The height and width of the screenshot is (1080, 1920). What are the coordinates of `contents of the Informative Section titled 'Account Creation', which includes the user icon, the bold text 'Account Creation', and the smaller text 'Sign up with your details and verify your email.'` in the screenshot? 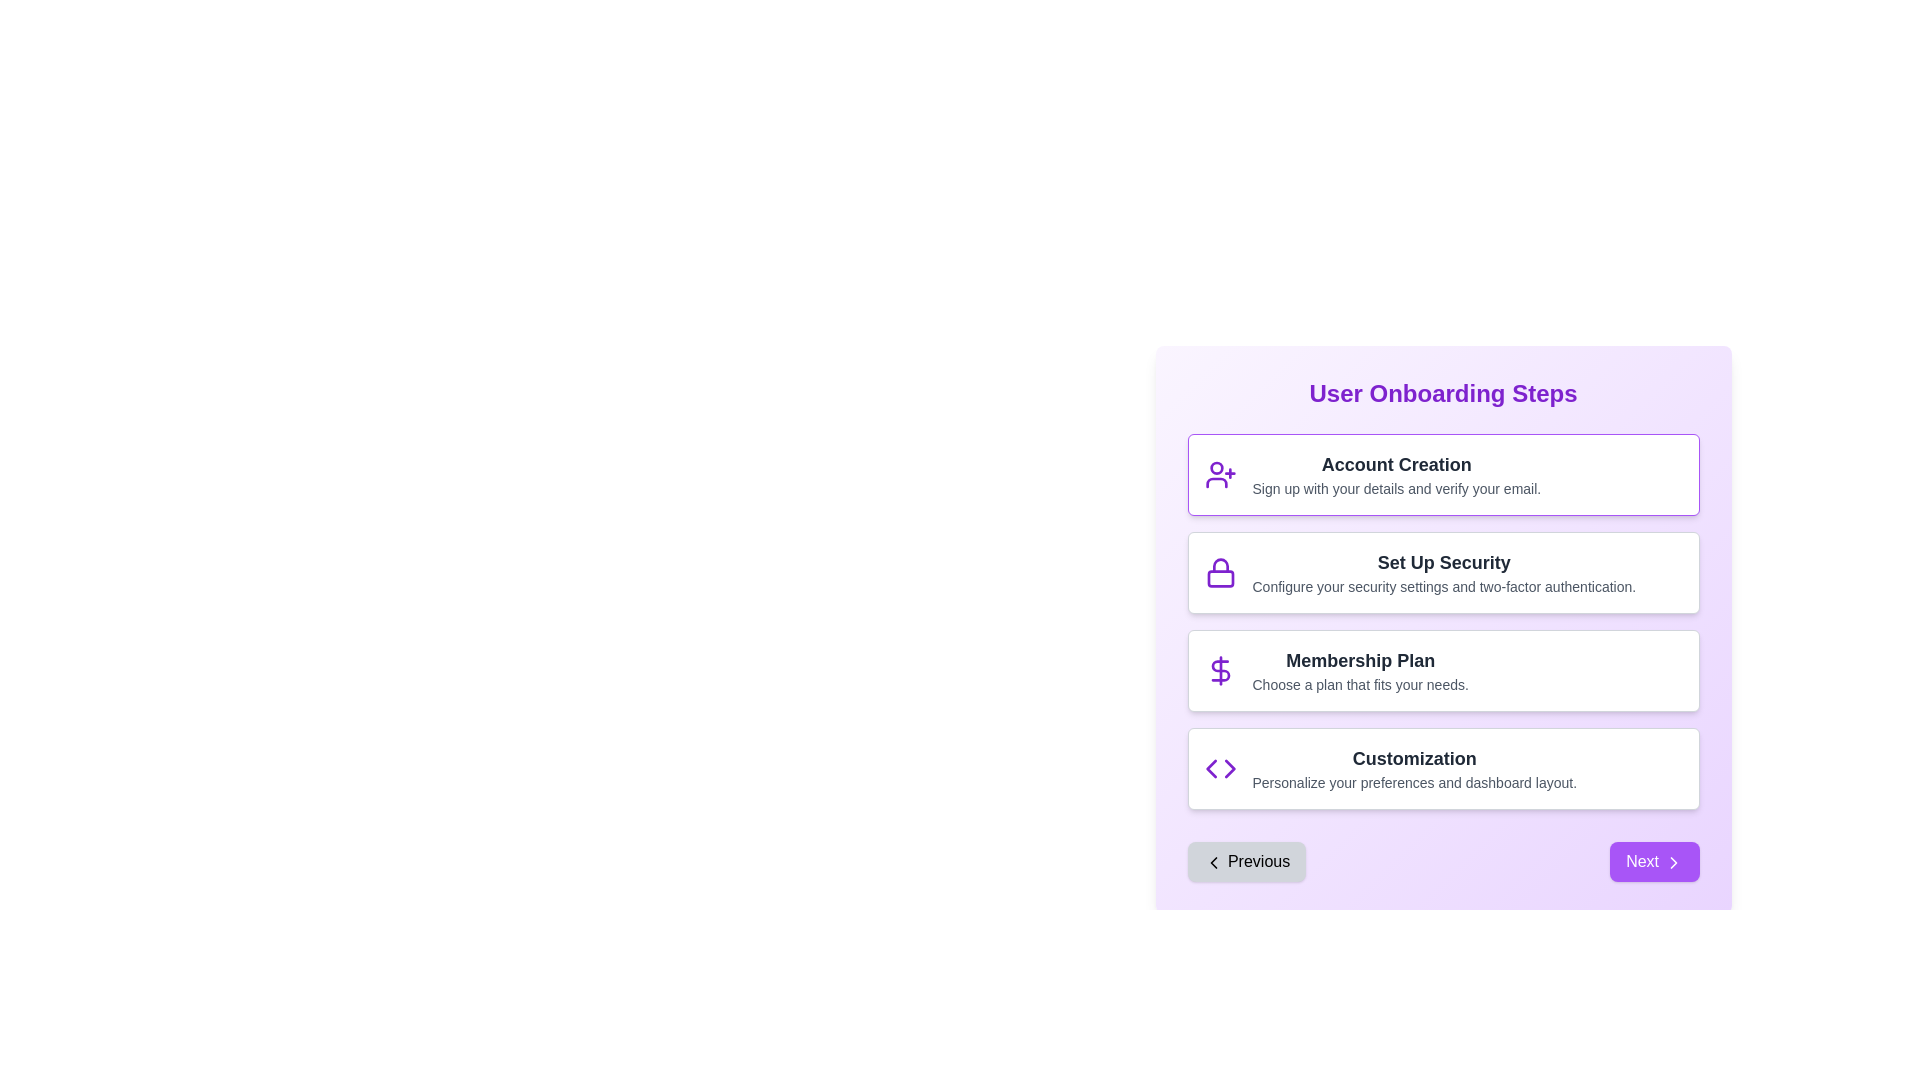 It's located at (1443, 474).